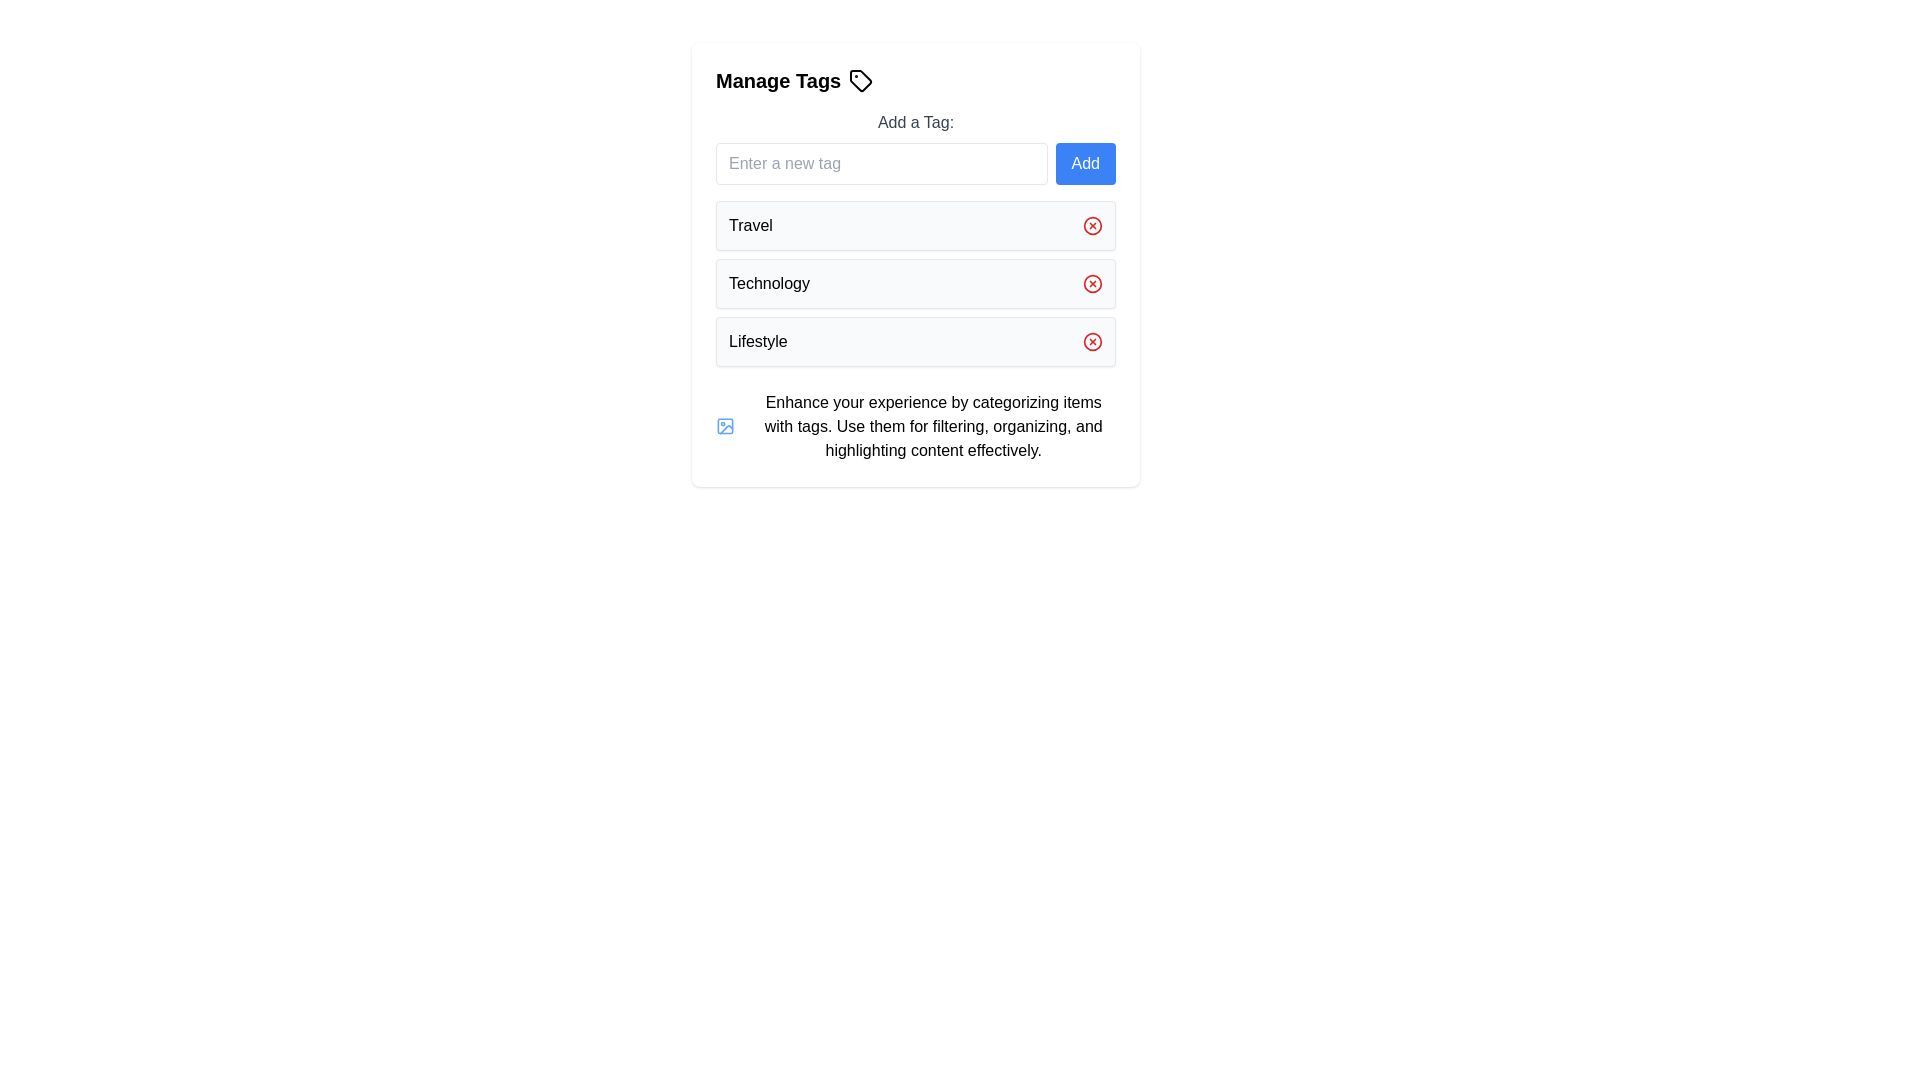  What do you see at coordinates (861, 80) in the screenshot?
I see `the tag-shaped icon located in the top-right area of the interface near the 'Manage Tags' section, which has a small circular dot near one of its corners` at bounding box center [861, 80].